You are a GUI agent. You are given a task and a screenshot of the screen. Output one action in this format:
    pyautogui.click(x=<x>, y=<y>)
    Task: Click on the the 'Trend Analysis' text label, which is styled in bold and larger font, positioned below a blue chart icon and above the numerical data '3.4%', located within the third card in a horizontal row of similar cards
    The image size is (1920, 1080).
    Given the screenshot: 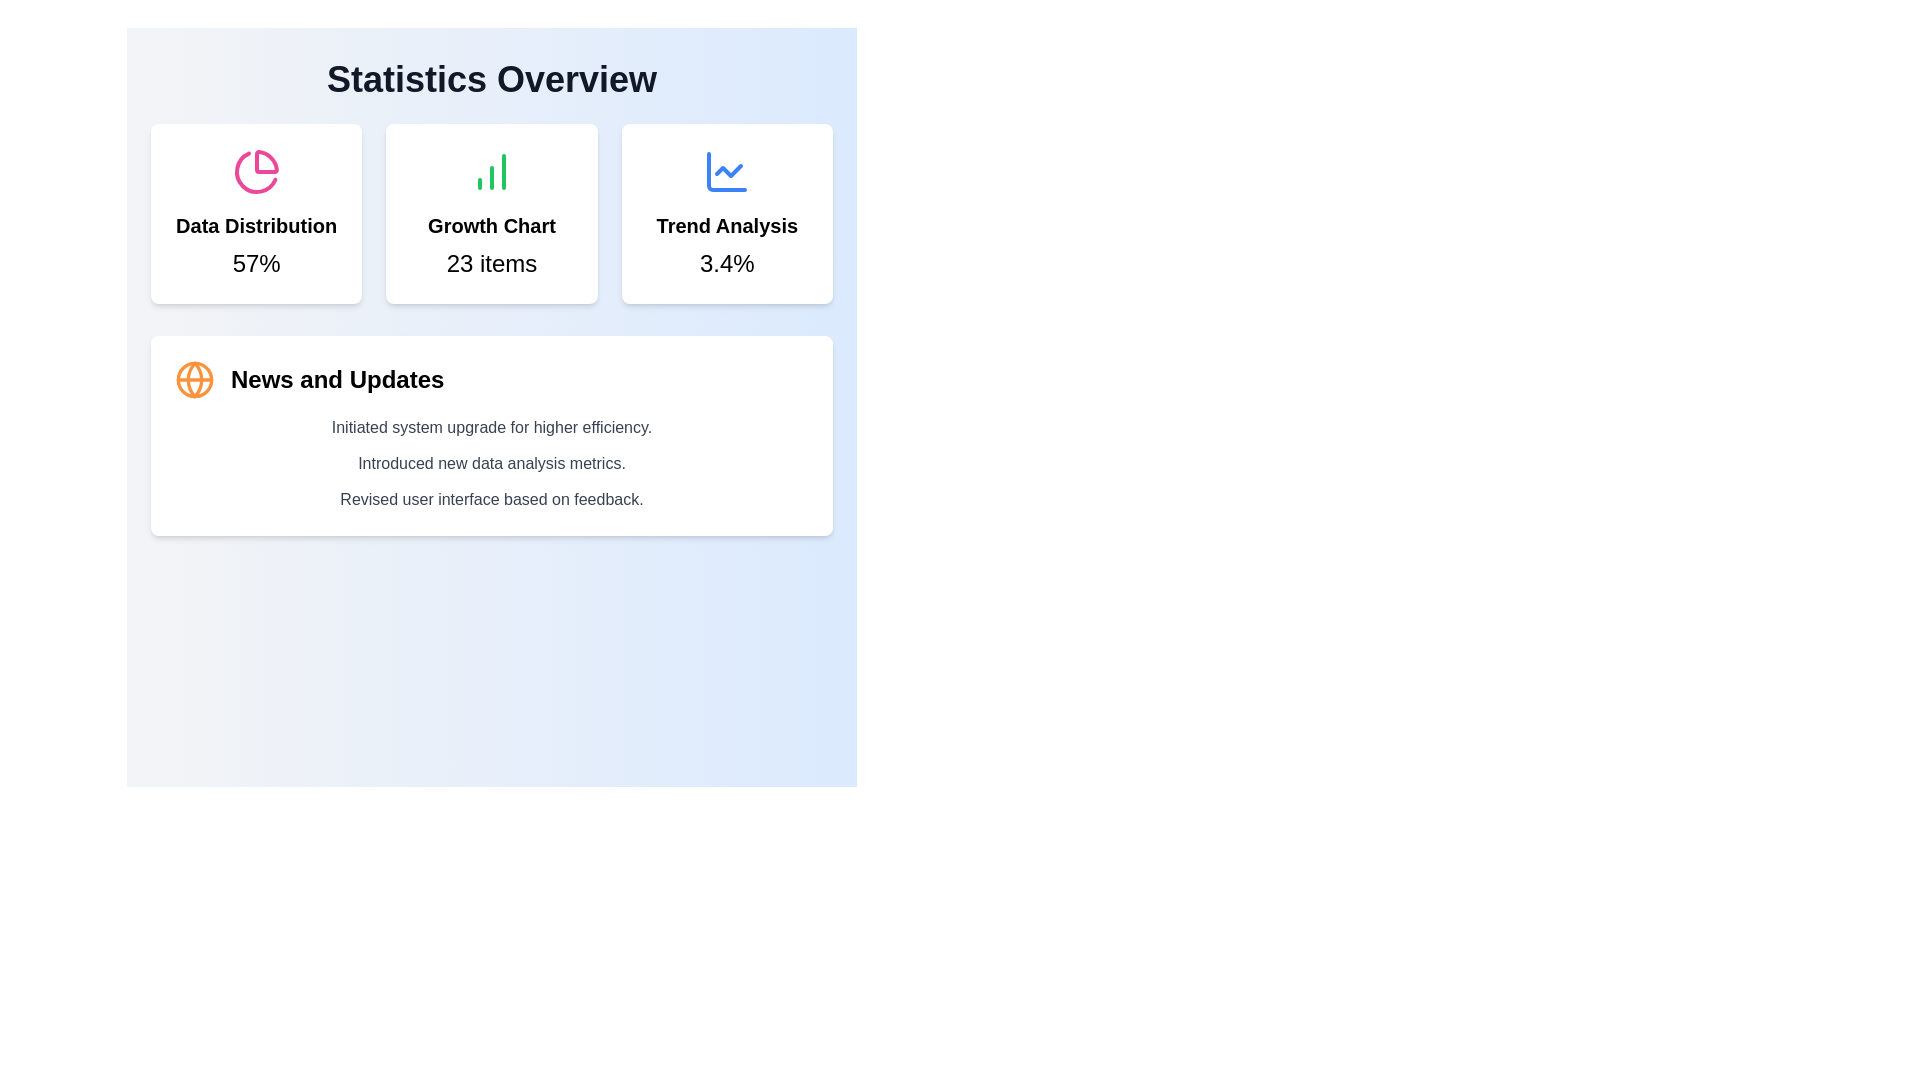 What is the action you would take?
    pyautogui.click(x=726, y=225)
    